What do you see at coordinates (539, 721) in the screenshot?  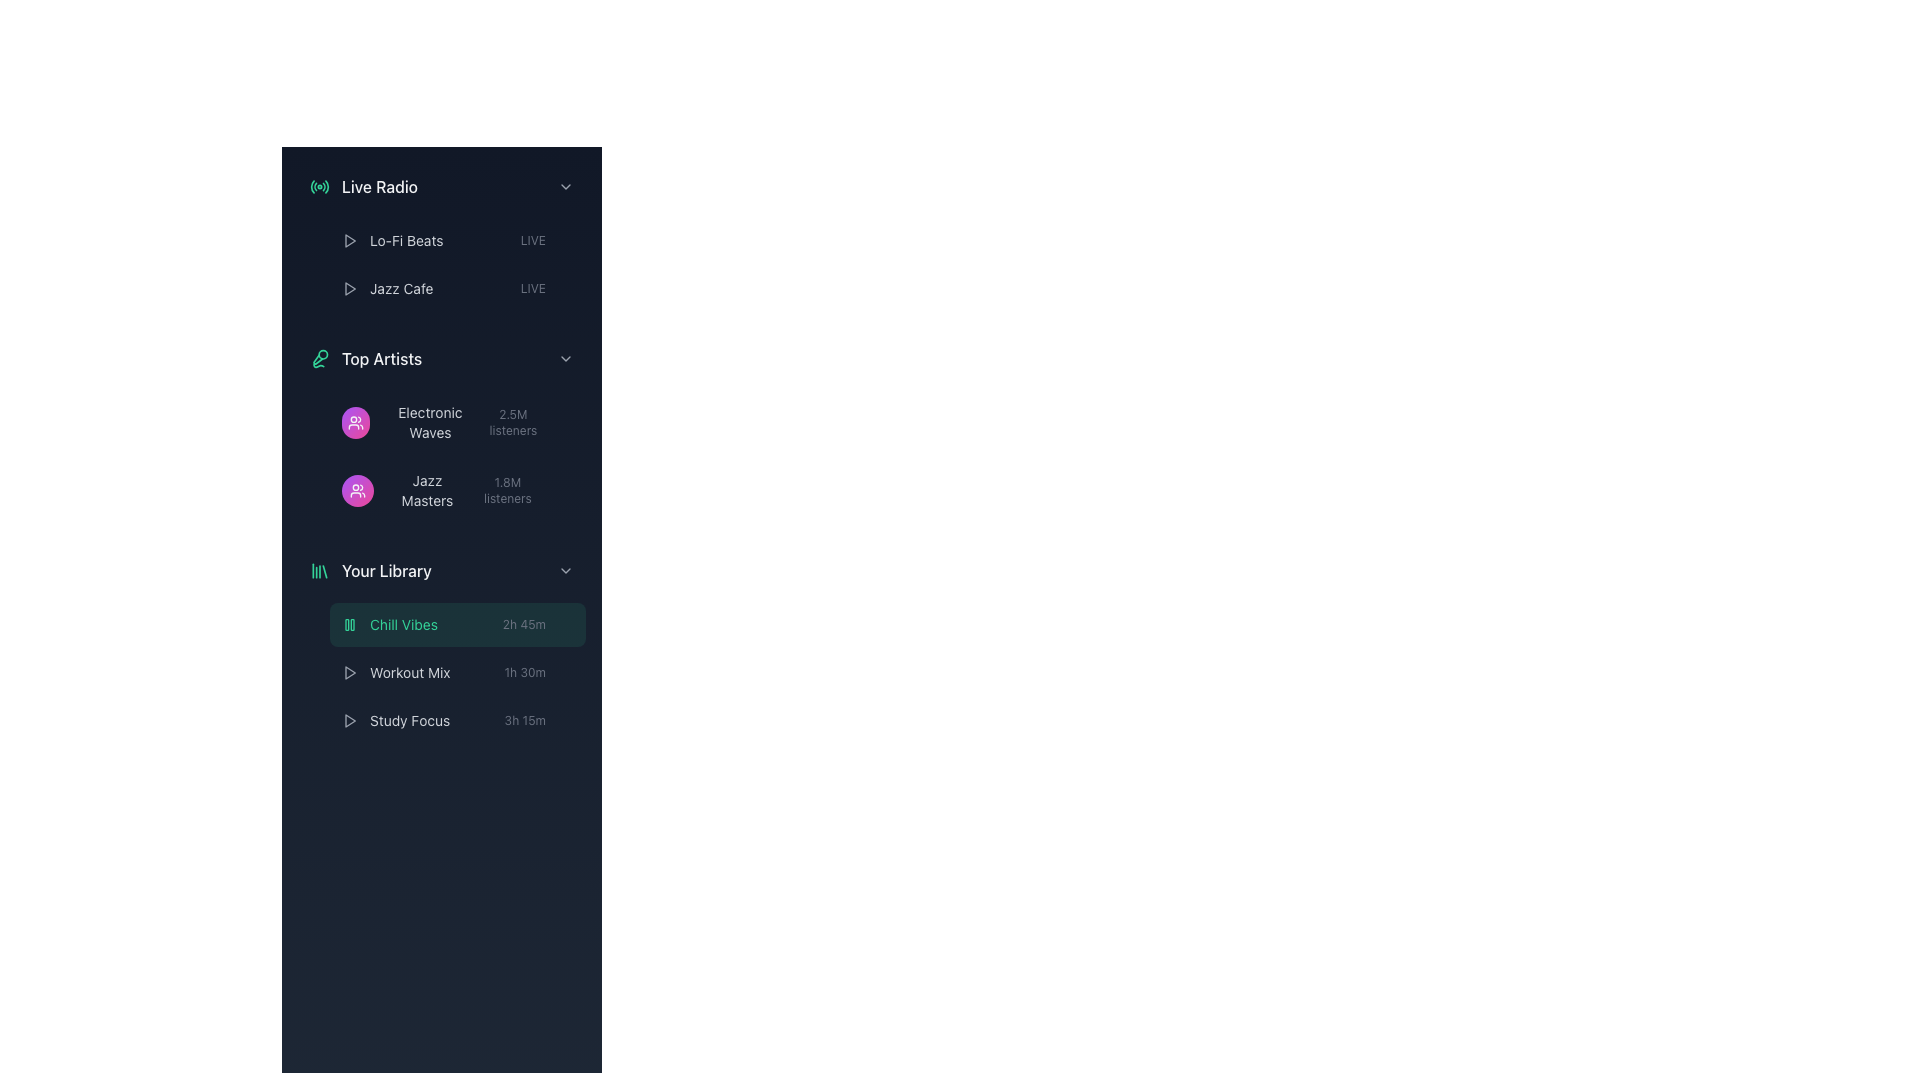 I see `the text label displaying '3h 15m' in the lower-right corner of the 'Study Focus' entry within the 'Your Library' section` at bounding box center [539, 721].